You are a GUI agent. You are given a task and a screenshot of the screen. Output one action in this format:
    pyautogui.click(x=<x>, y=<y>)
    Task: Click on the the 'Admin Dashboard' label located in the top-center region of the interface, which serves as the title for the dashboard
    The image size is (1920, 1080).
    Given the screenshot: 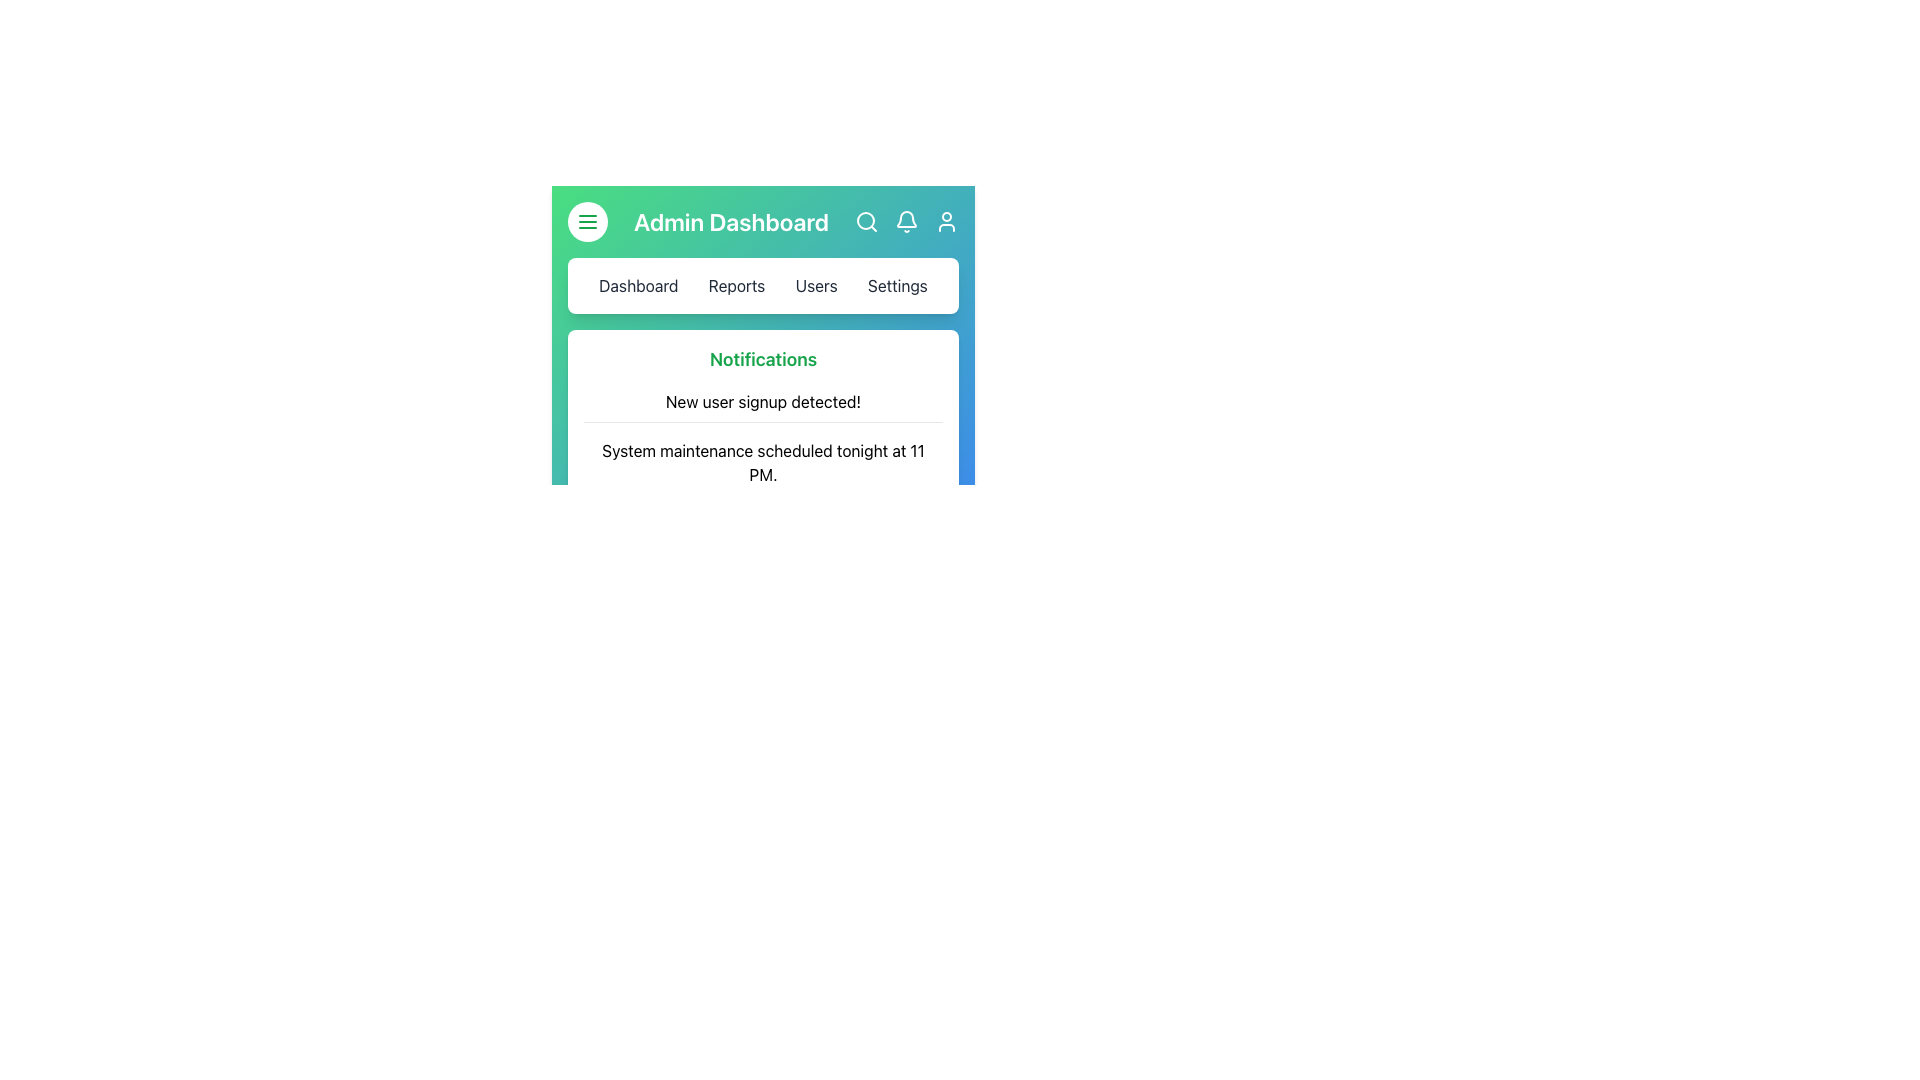 What is the action you would take?
    pyautogui.click(x=730, y=222)
    